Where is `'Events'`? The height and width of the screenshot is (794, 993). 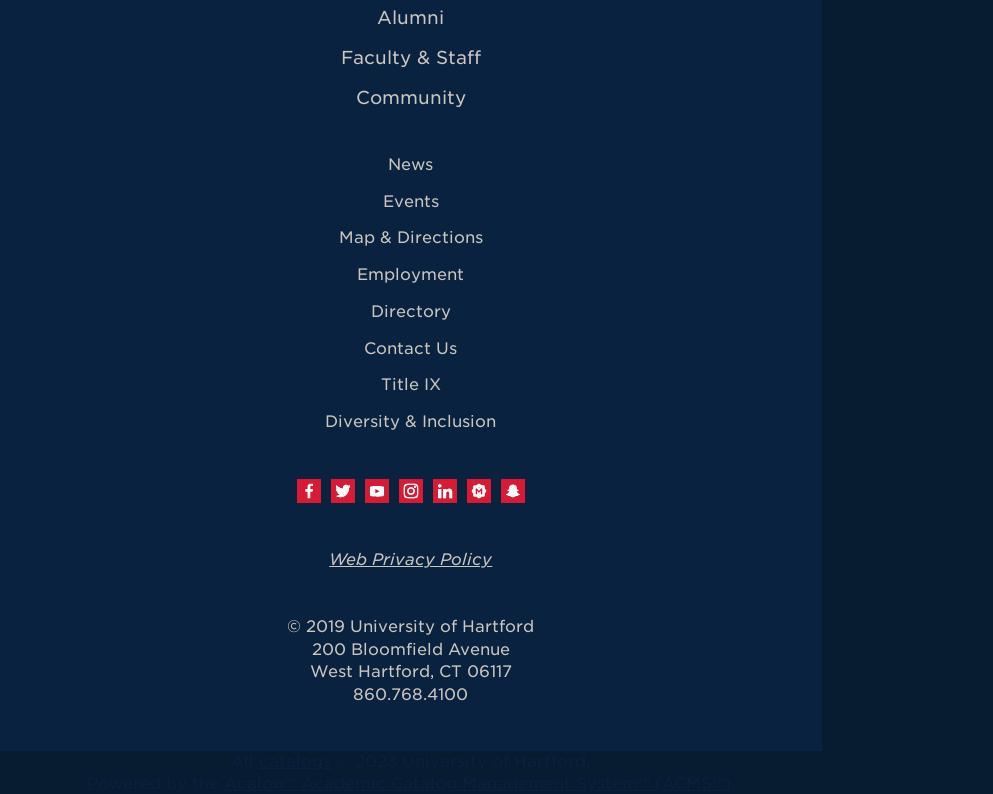
'Events' is located at coordinates (409, 200).